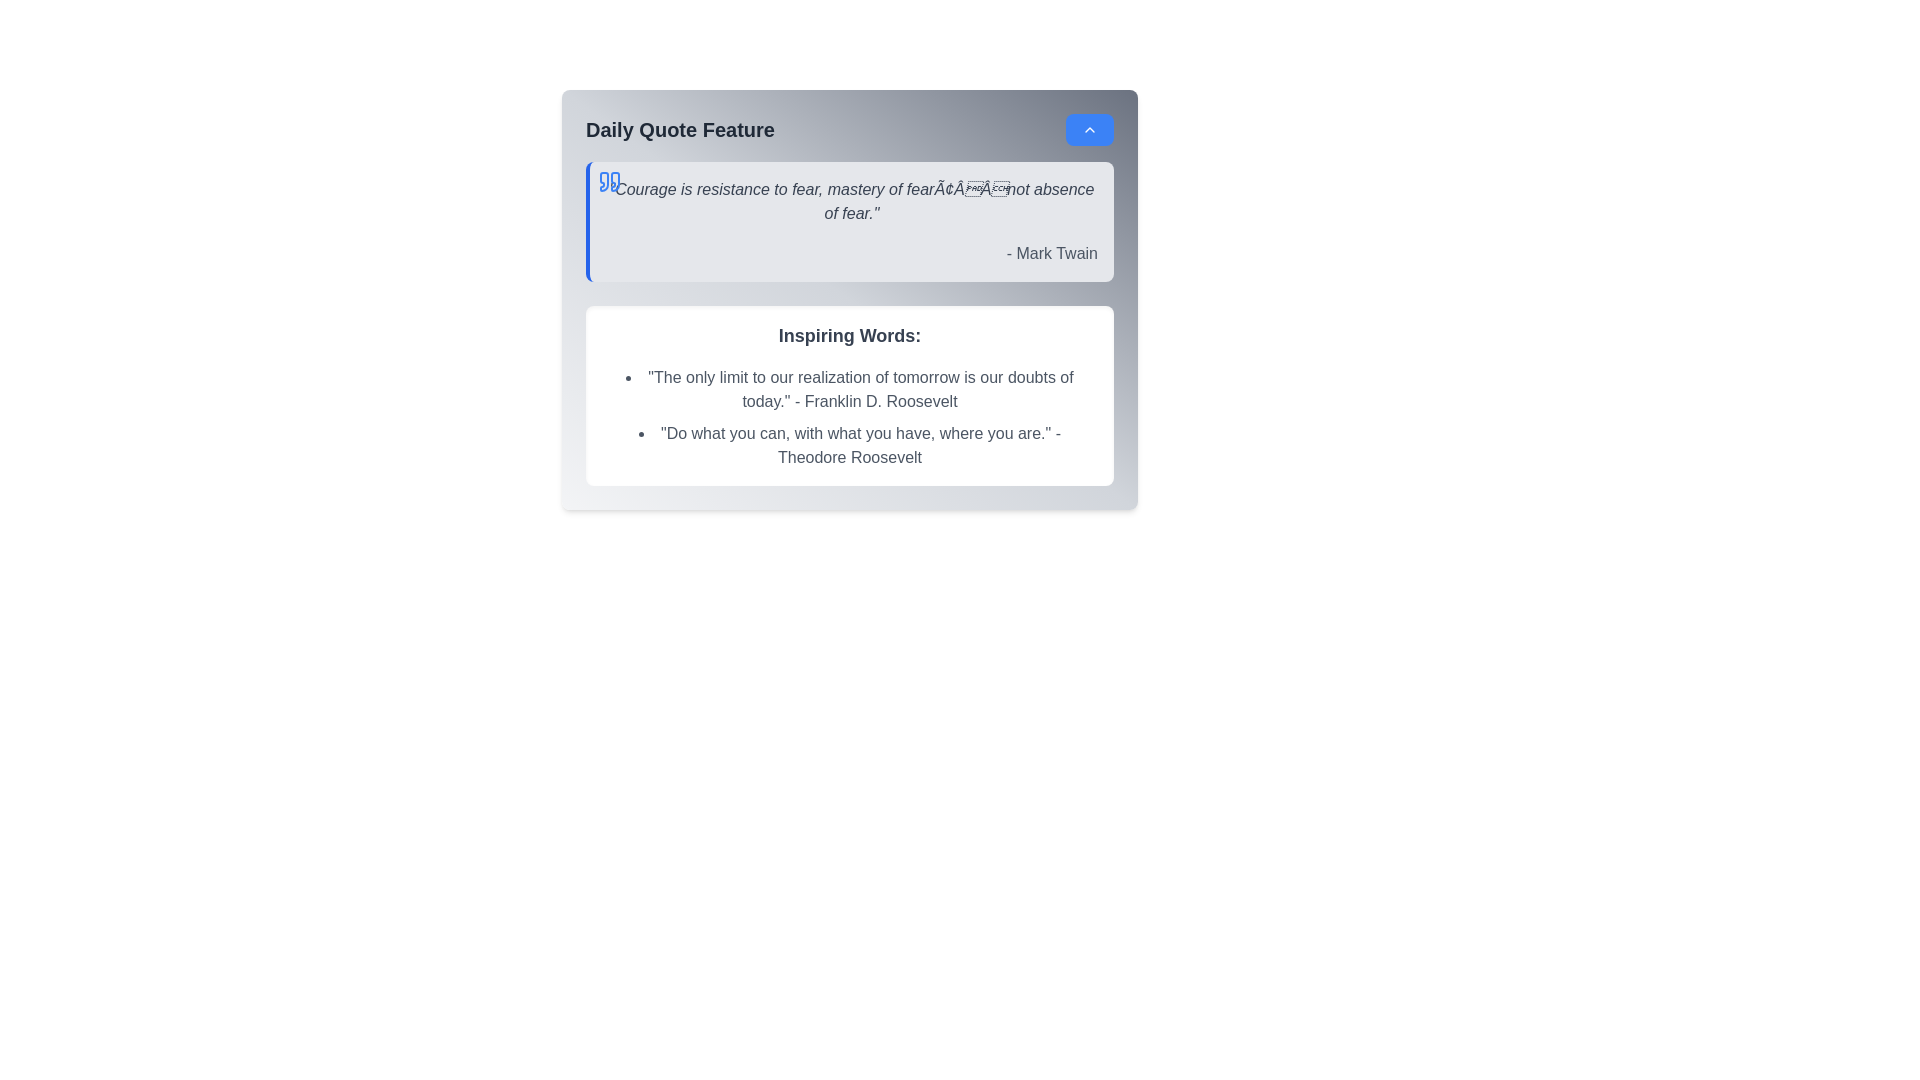  I want to click on text of the second bullet point in the 'Inspiring Words:' section, which displays an inspirational quote, so click(849, 445).